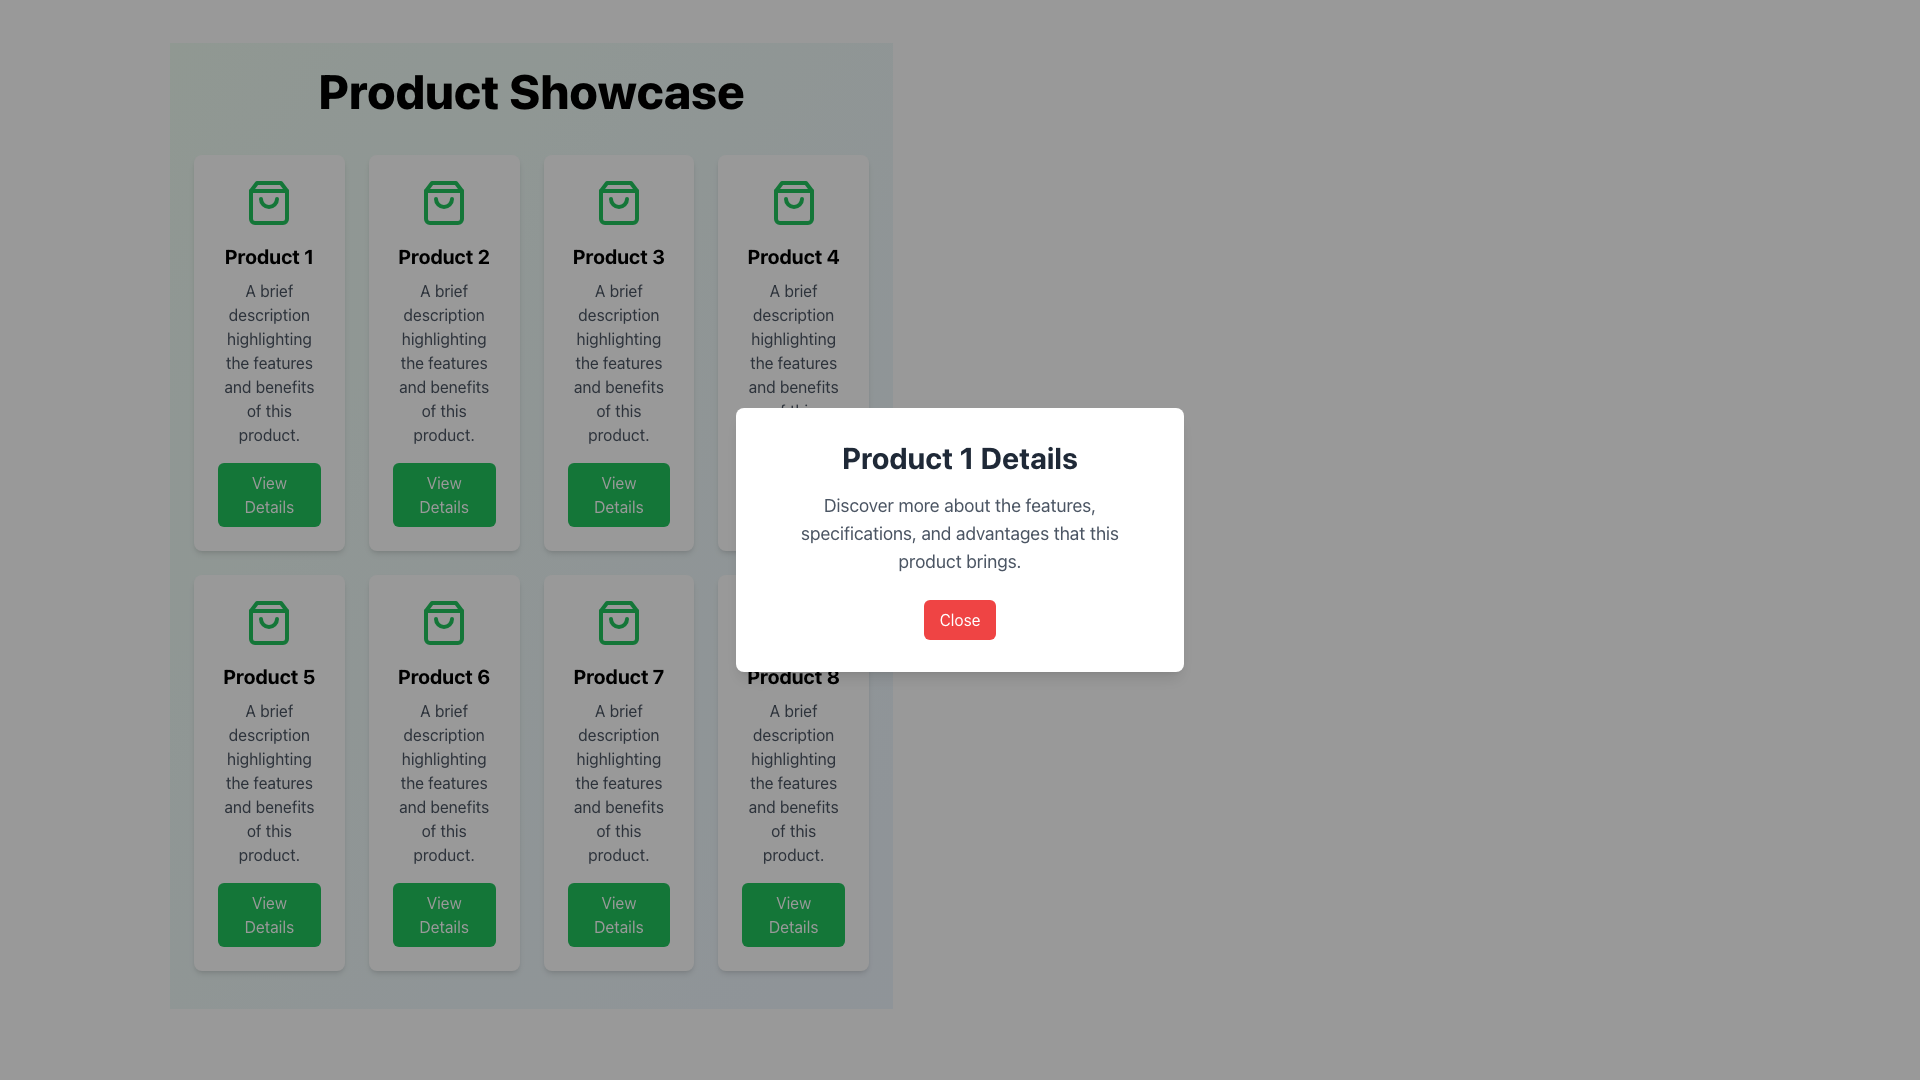  Describe the element at coordinates (443, 203) in the screenshot. I see `the decorative shopping bag icon located in the upper portion of the 'Product 2' card, which is situated in the top row of the product grid, second column from the left` at that location.